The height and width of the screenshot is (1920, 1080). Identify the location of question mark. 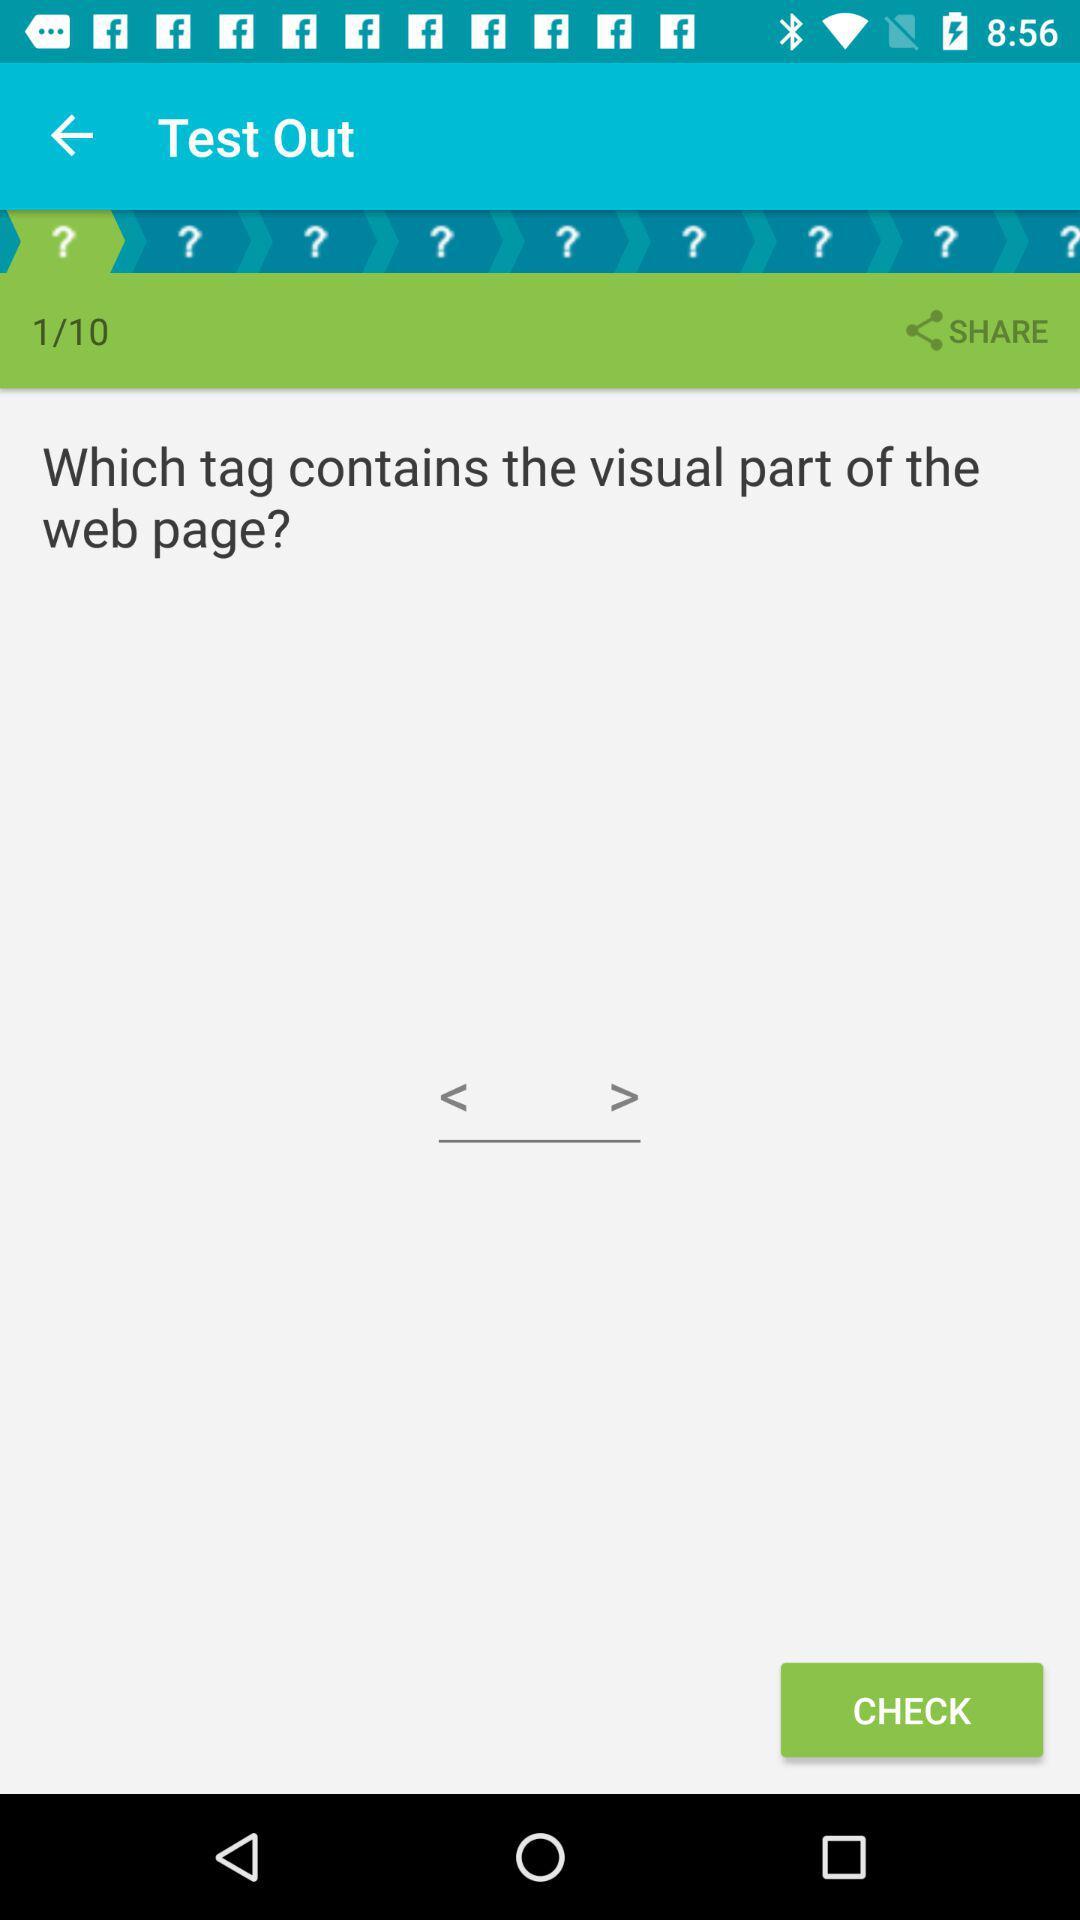
(1043, 240).